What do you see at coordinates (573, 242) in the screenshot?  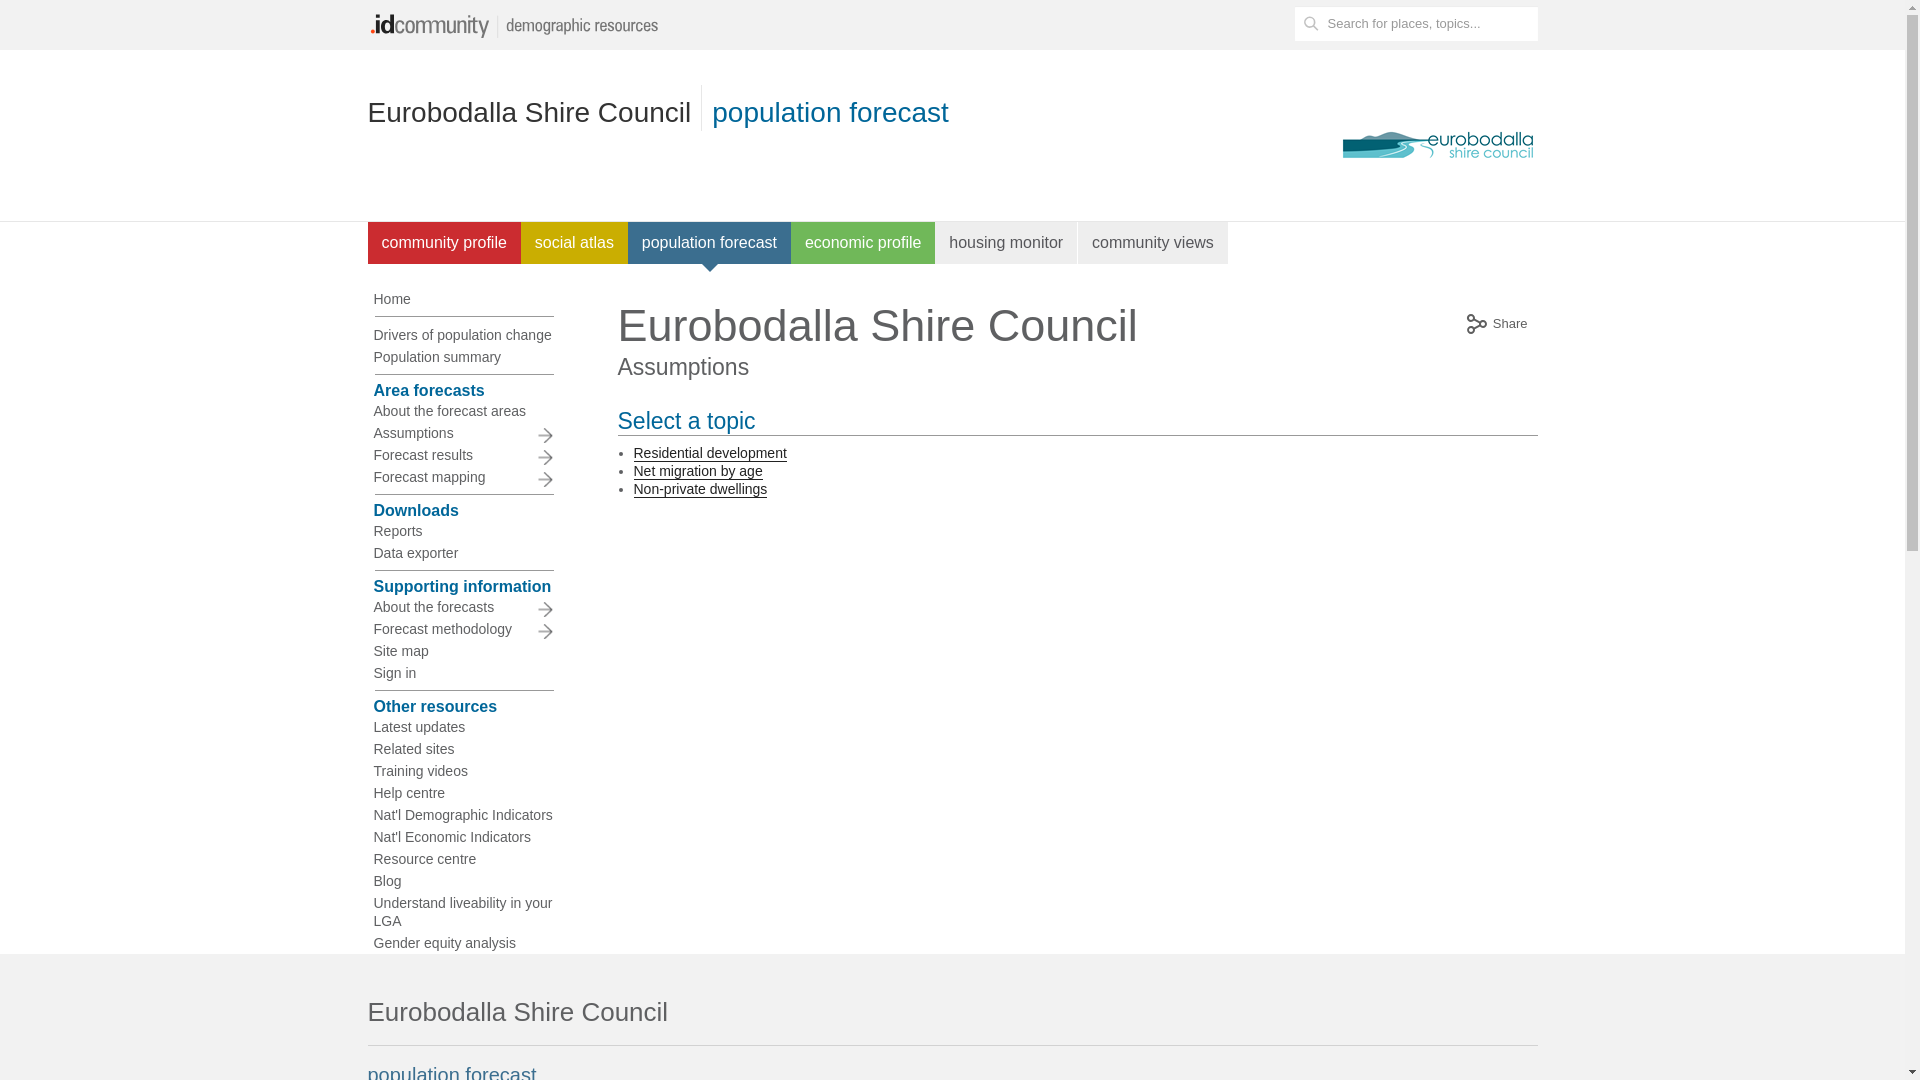 I see `'social atlas'` at bounding box center [573, 242].